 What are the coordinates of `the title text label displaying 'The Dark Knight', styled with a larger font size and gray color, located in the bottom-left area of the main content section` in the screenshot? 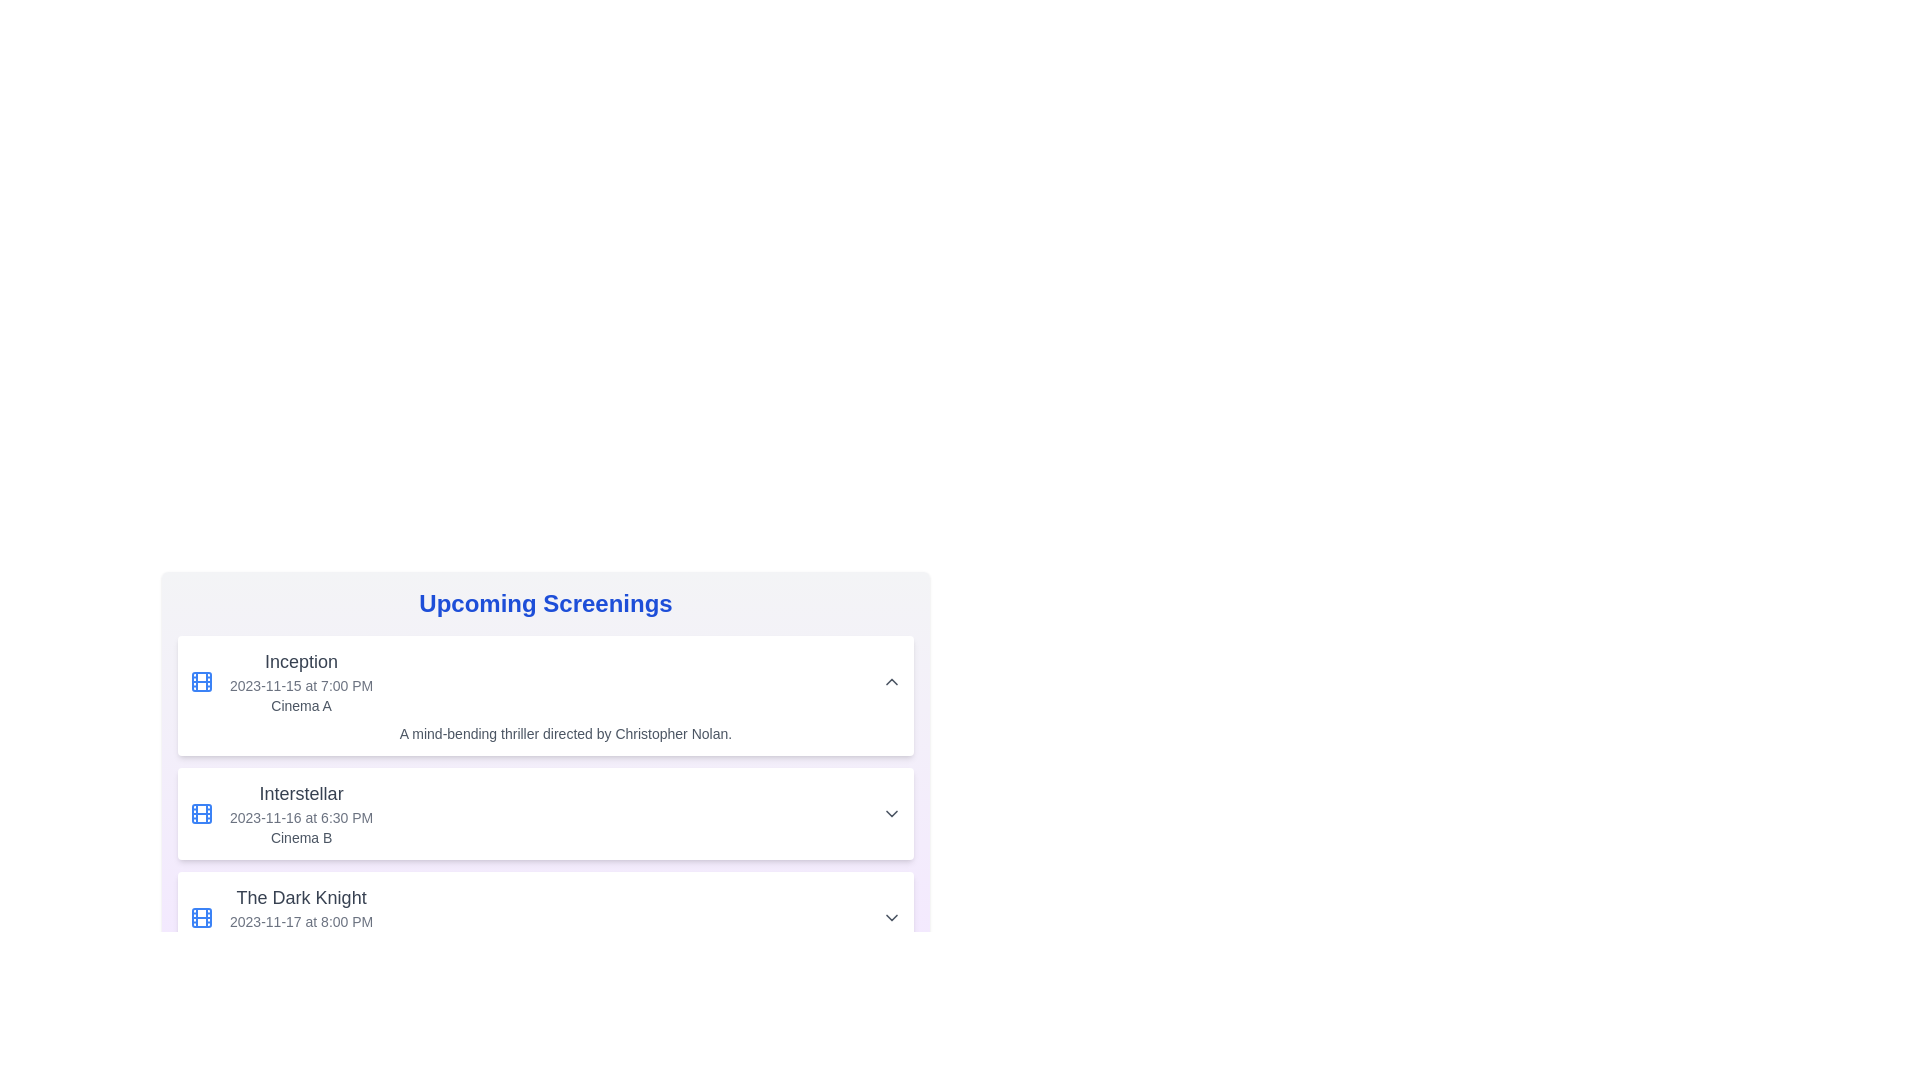 It's located at (300, 897).